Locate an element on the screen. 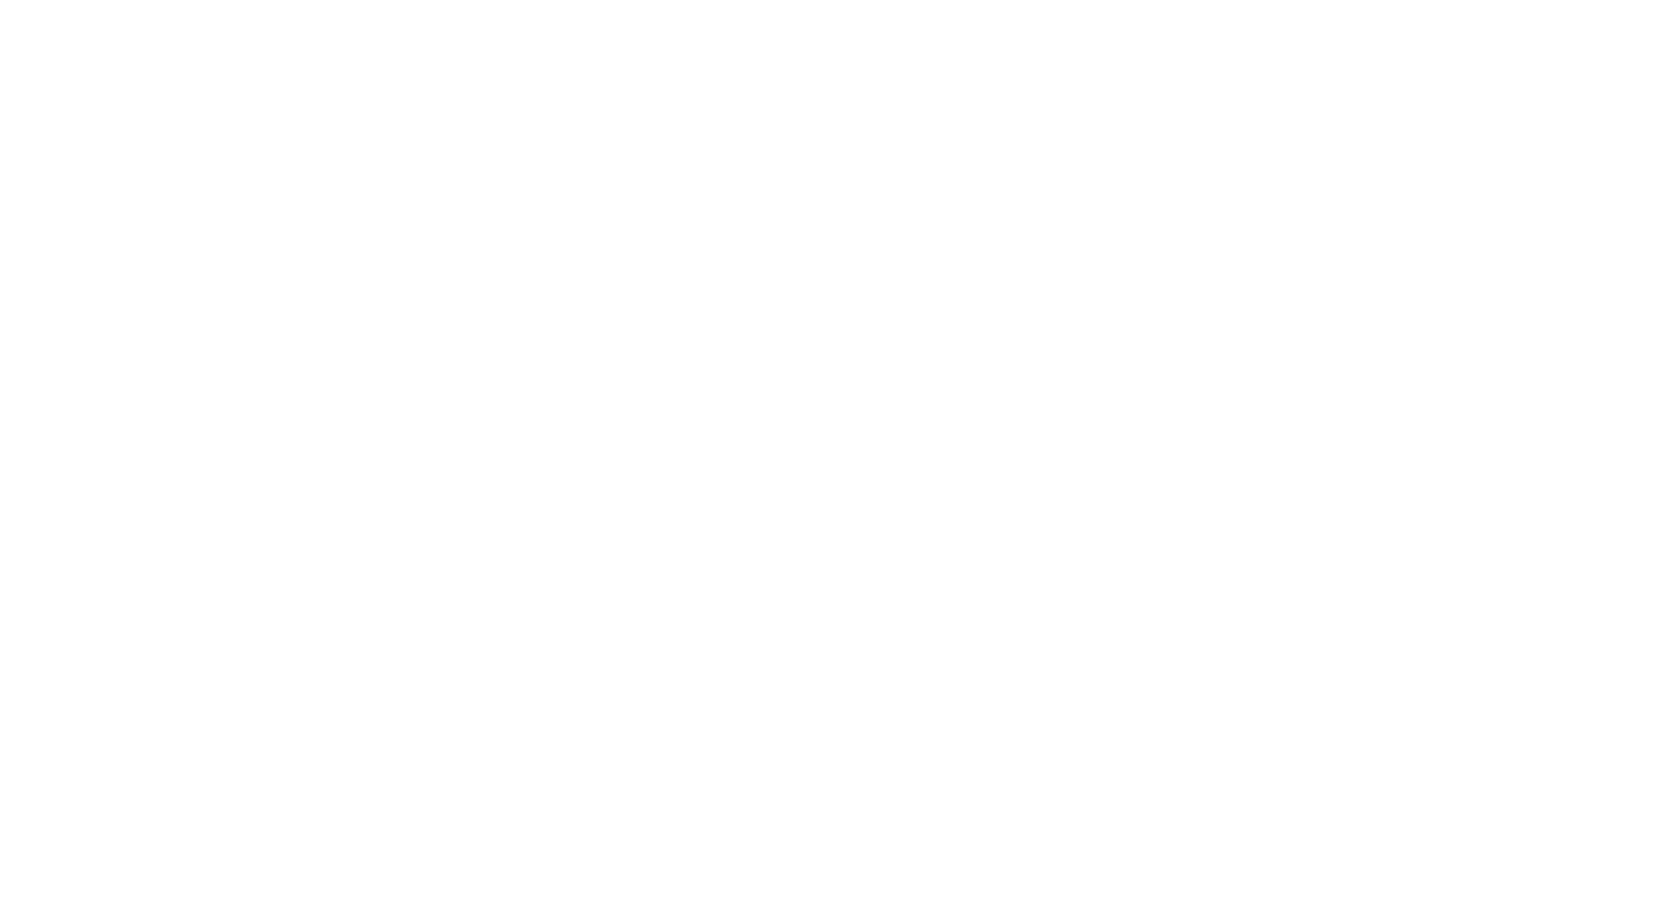 This screenshot has height=922, width=1653. 'by New Mexico Heart Institute vascular surgeons, Steven Henao and Richard Wilkerson.' is located at coordinates (603, 226).